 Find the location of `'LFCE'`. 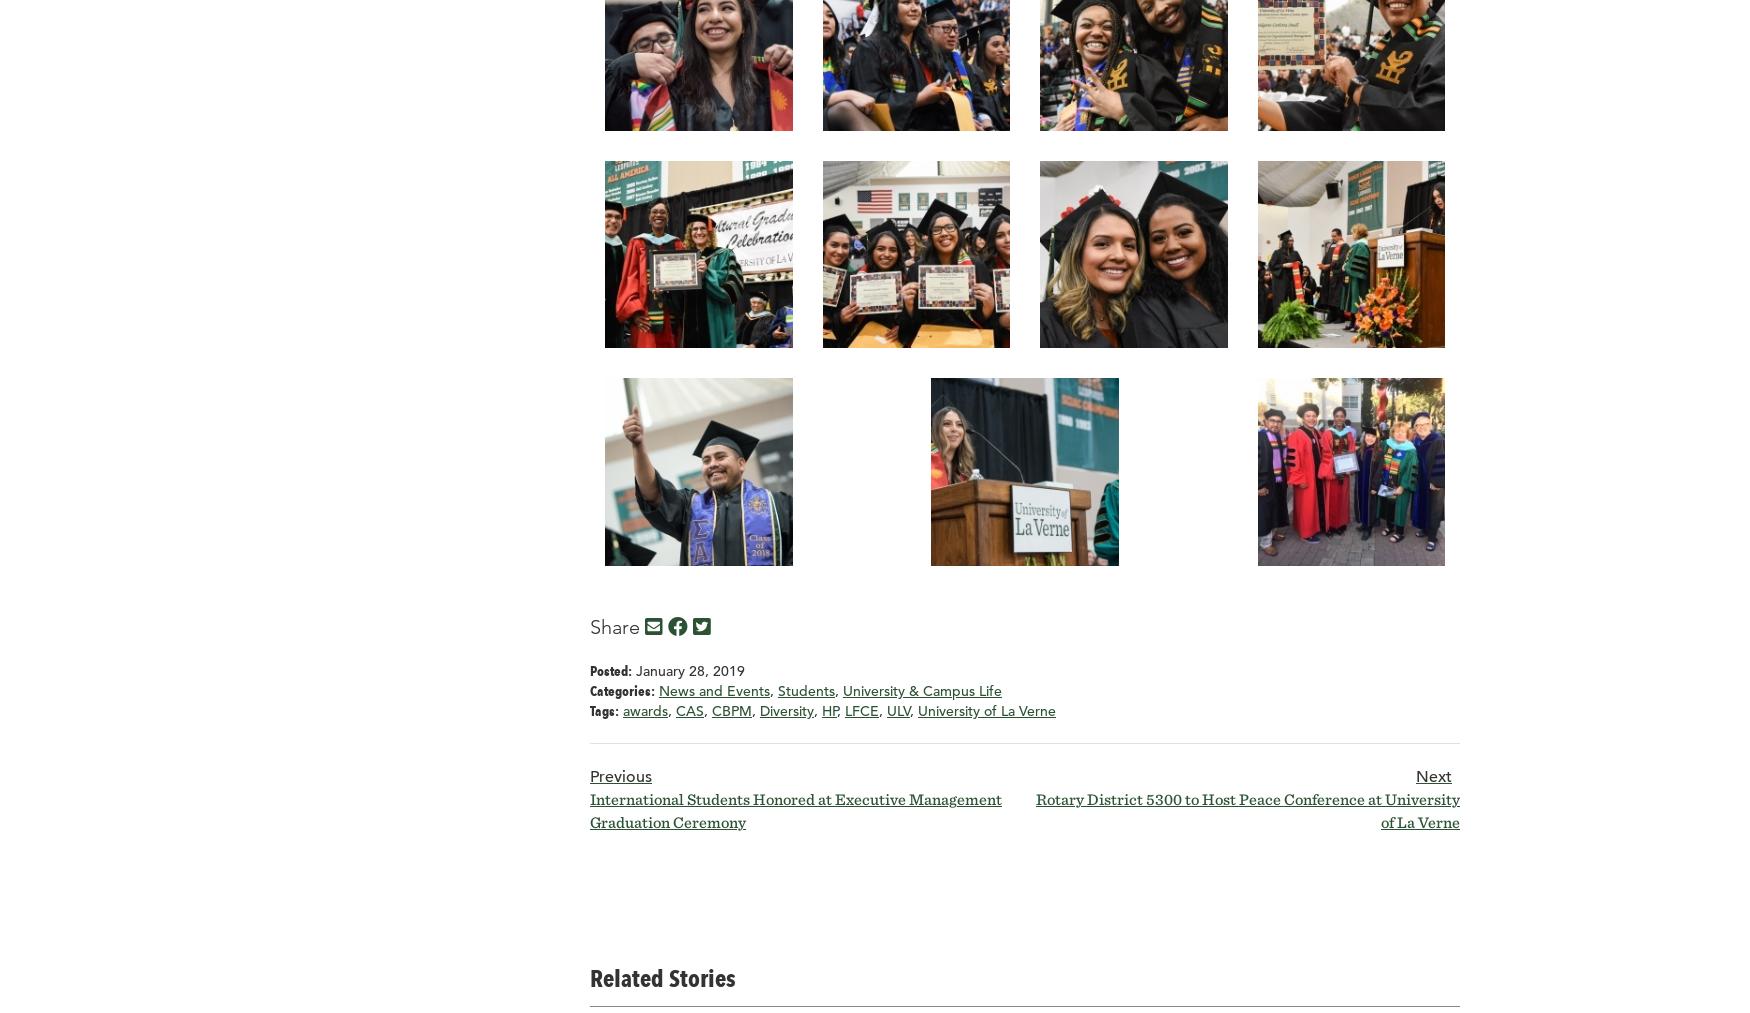

'LFCE' is located at coordinates (862, 711).